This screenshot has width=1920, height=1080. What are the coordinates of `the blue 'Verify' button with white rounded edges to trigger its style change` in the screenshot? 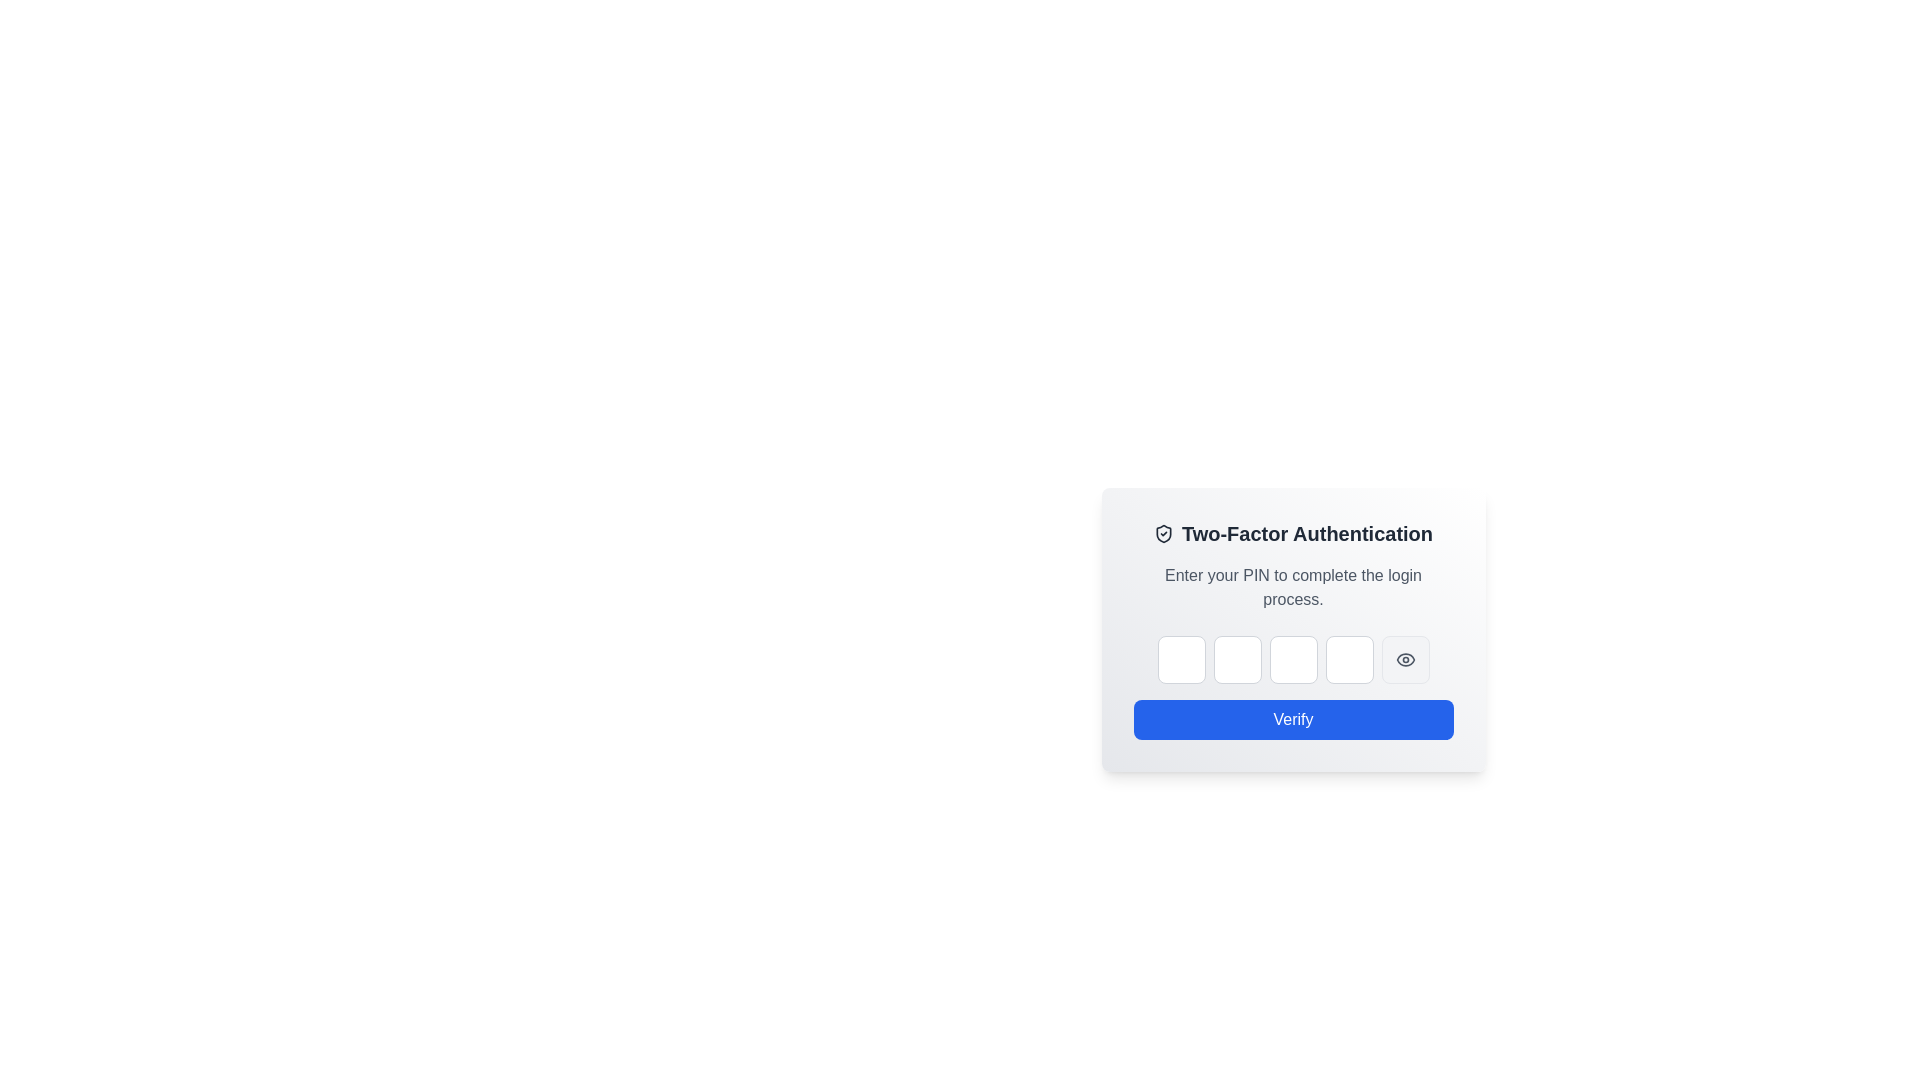 It's located at (1293, 720).